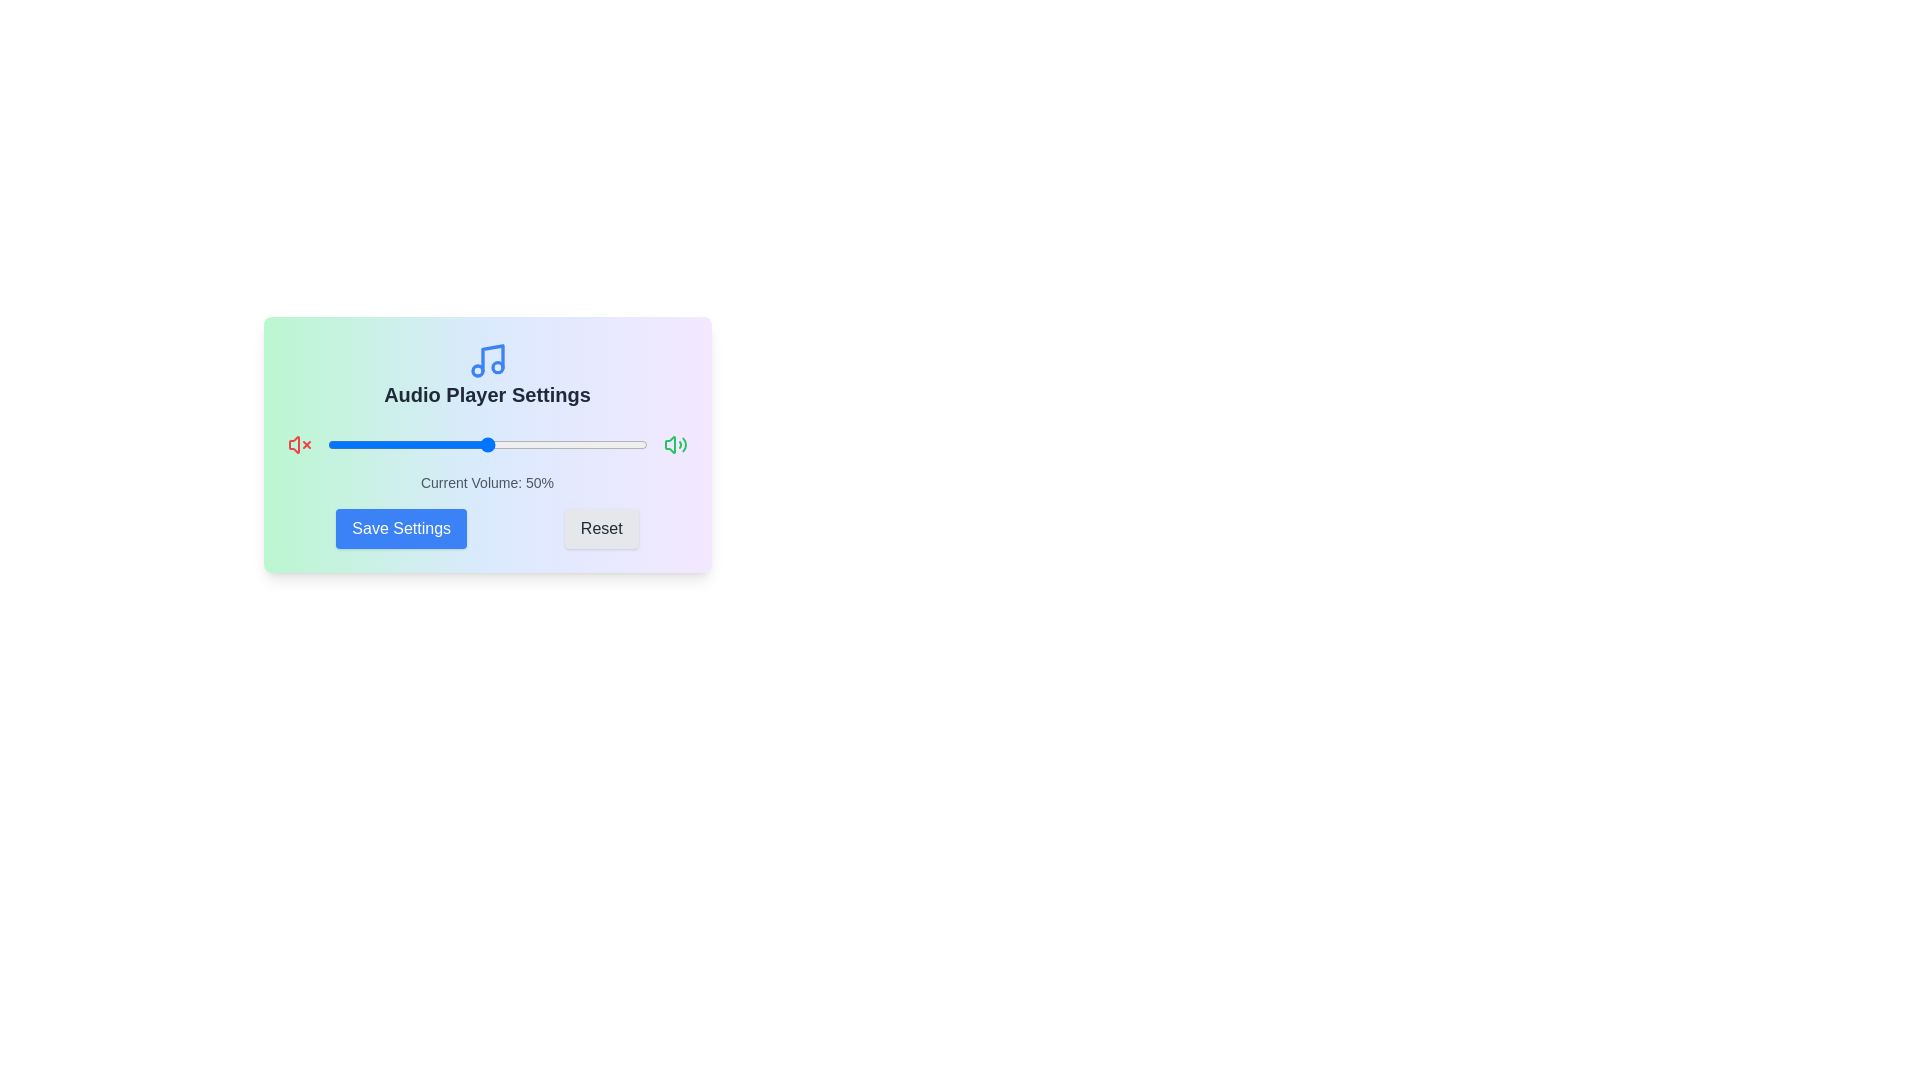 The width and height of the screenshot is (1920, 1080). What do you see at coordinates (487, 374) in the screenshot?
I see `the 'Audio Player Settings' title section, which includes a blue musical note icon and bold text, located at the top-center of the user interface card` at bounding box center [487, 374].